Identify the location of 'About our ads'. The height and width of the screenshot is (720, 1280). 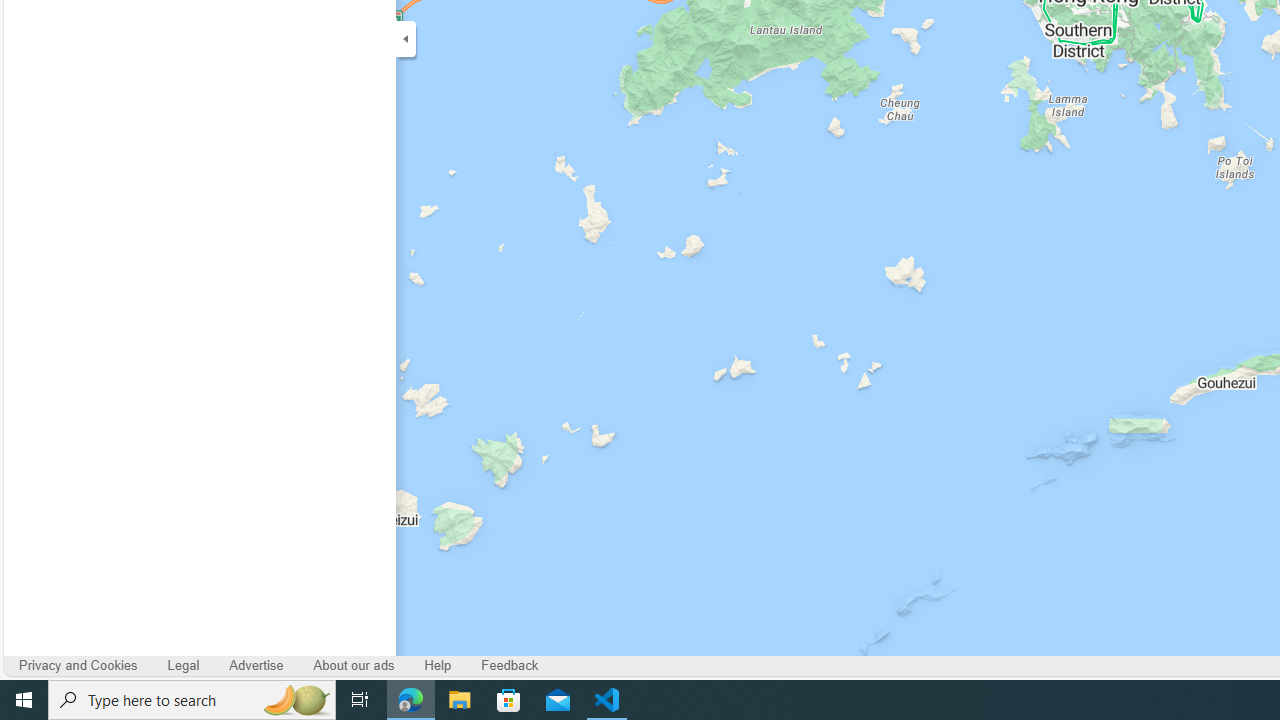
(353, 666).